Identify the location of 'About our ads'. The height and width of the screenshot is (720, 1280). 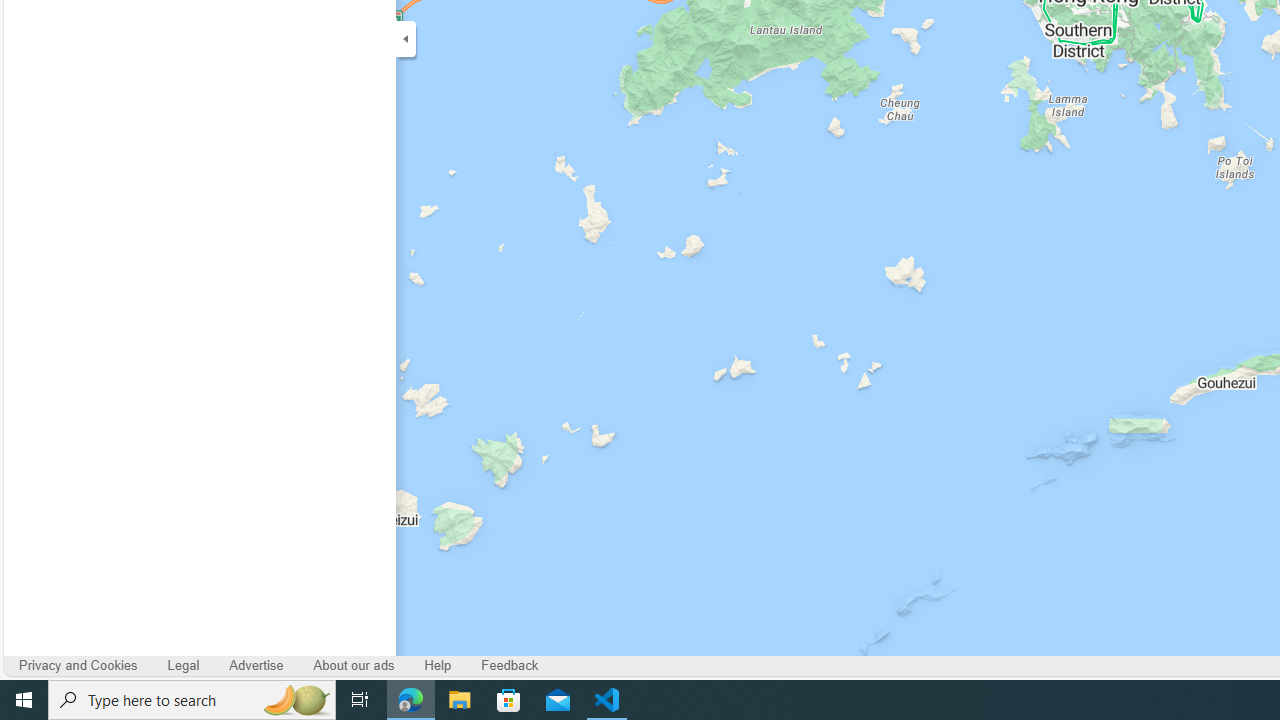
(353, 666).